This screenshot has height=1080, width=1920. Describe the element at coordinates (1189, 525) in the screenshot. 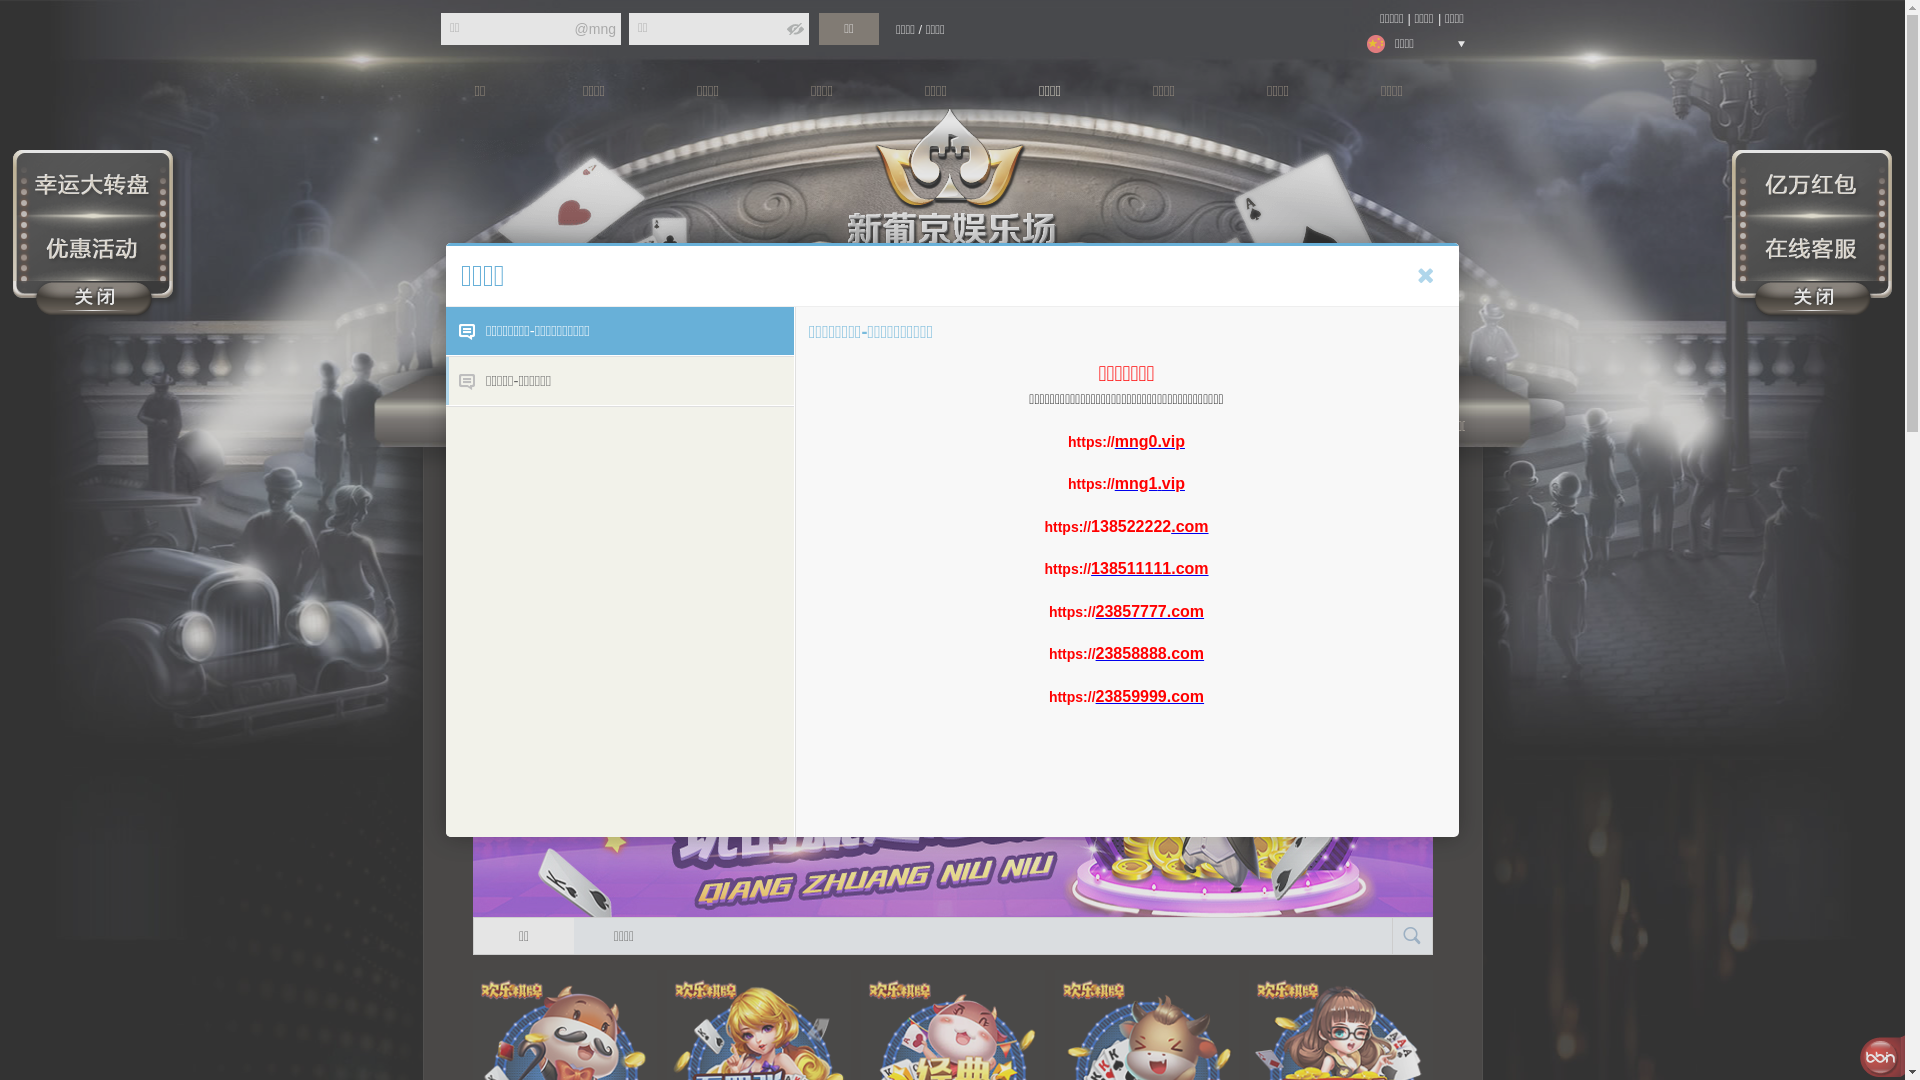

I see `'.com'` at that location.